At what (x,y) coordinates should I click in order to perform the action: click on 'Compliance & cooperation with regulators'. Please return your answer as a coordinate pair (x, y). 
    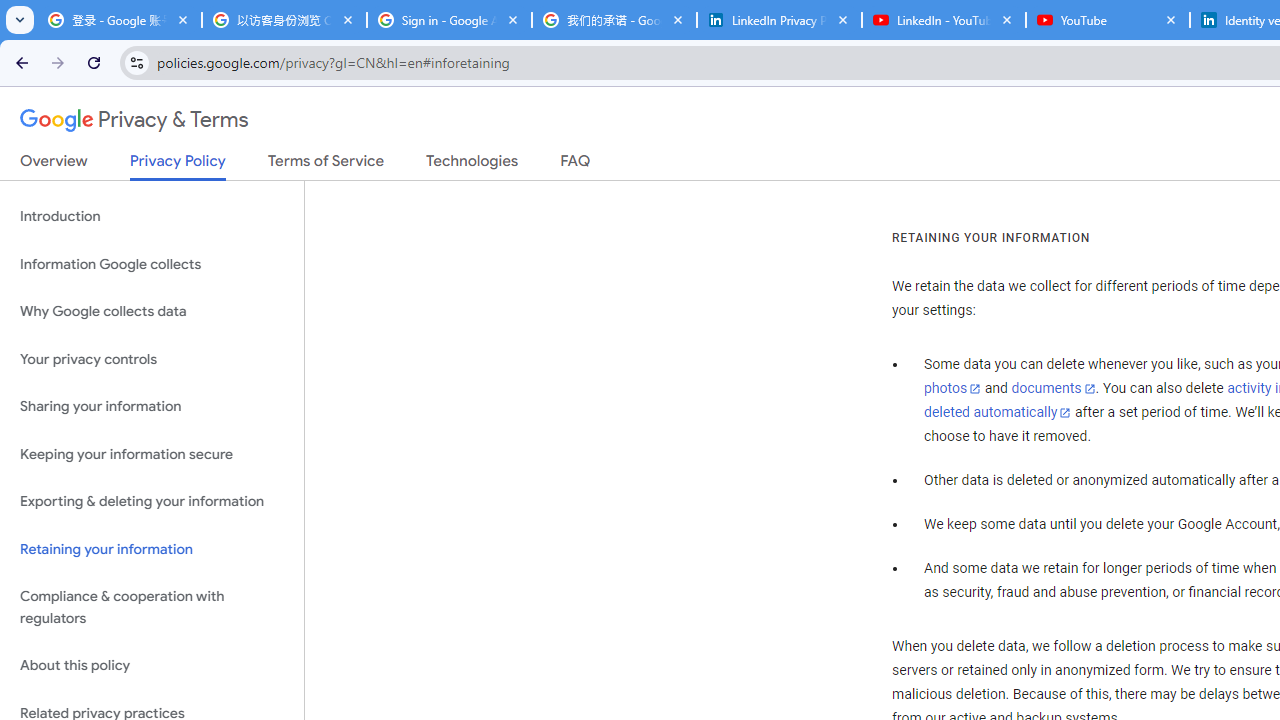
    Looking at the image, I should click on (151, 607).